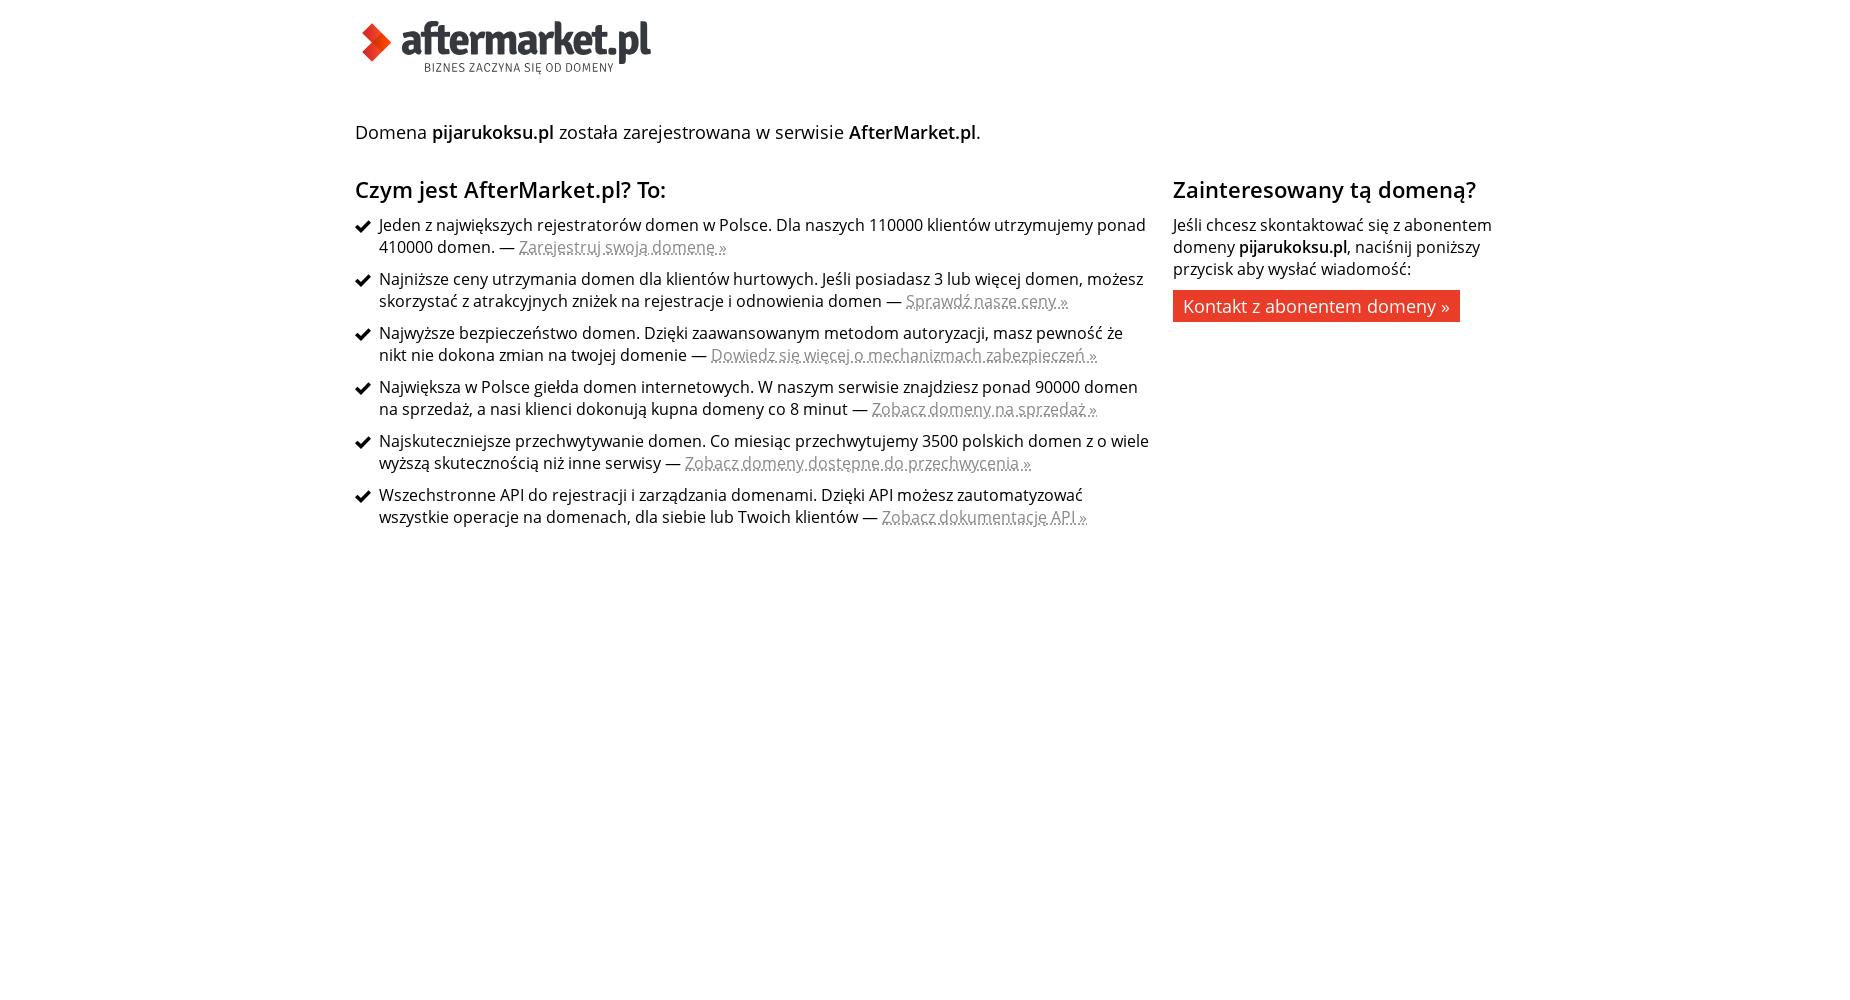 The height and width of the screenshot is (1000, 1850). What do you see at coordinates (758, 398) in the screenshot?
I see `'Największa w Polsce giełda domen internetowych. 
W naszym serwisie znajdziesz ponad 90000 domen na sprzedaż,
a nasi klienci dokonują kupna domeny co 8 minut
—'` at bounding box center [758, 398].